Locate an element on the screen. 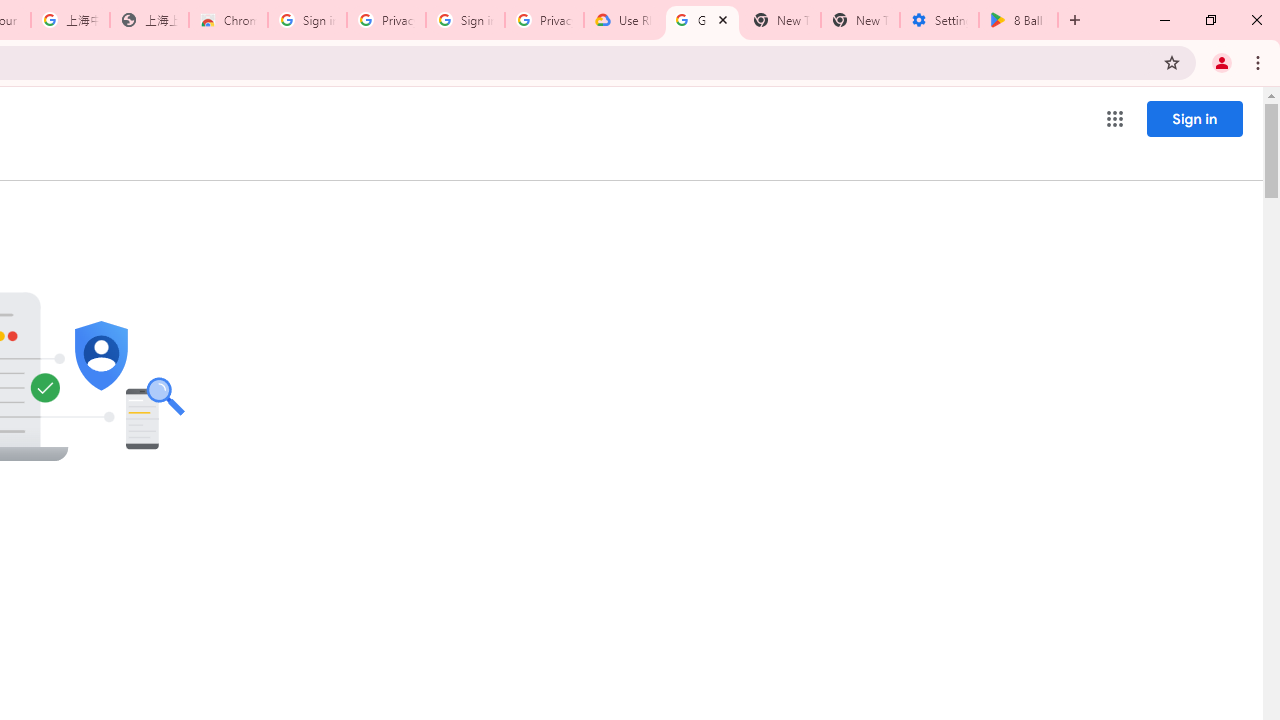 Image resolution: width=1280 pixels, height=720 pixels. 'Sign in' is located at coordinates (1194, 118).